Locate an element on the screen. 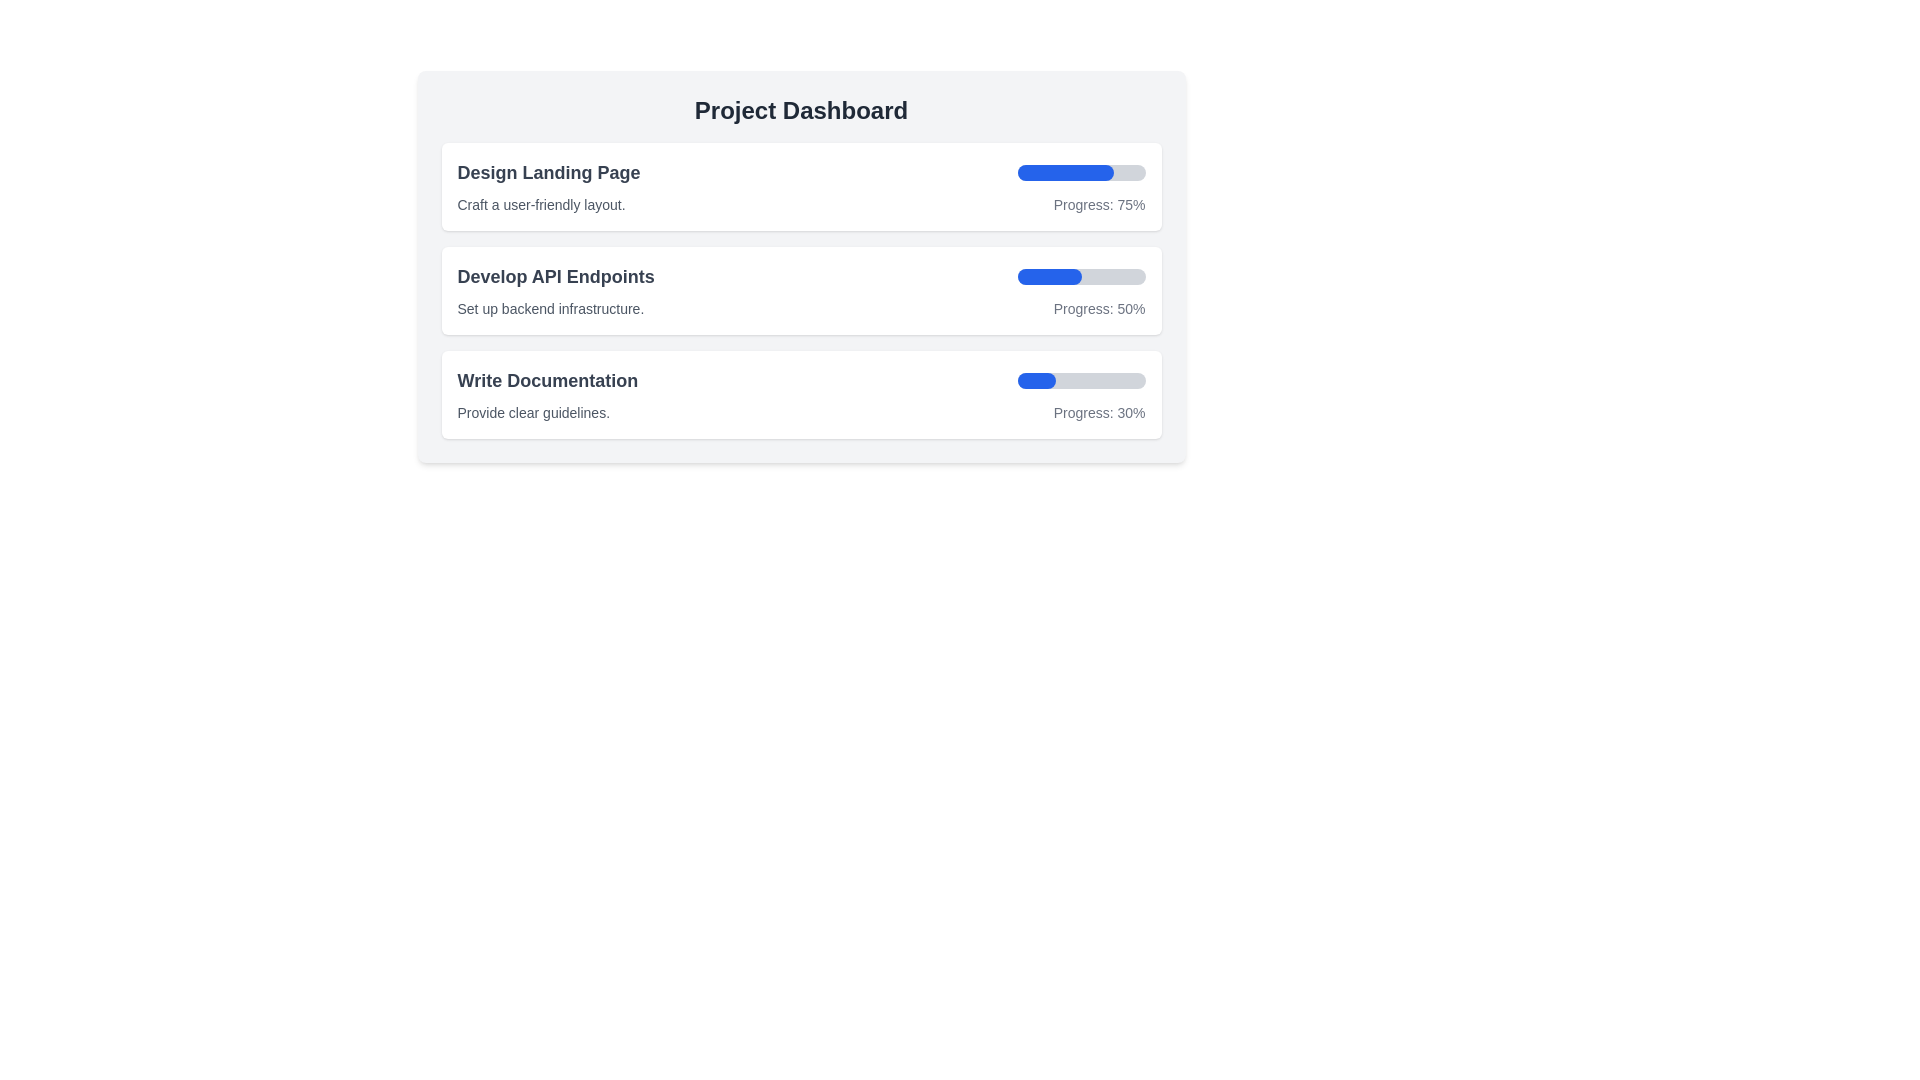 The height and width of the screenshot is (1080, 1920). task details from the second Task Display Card located in the Project Dashboard, which is positioned below 'Design Landing Page' and above 'Write Documentation' is located at coordinates (801, 290).